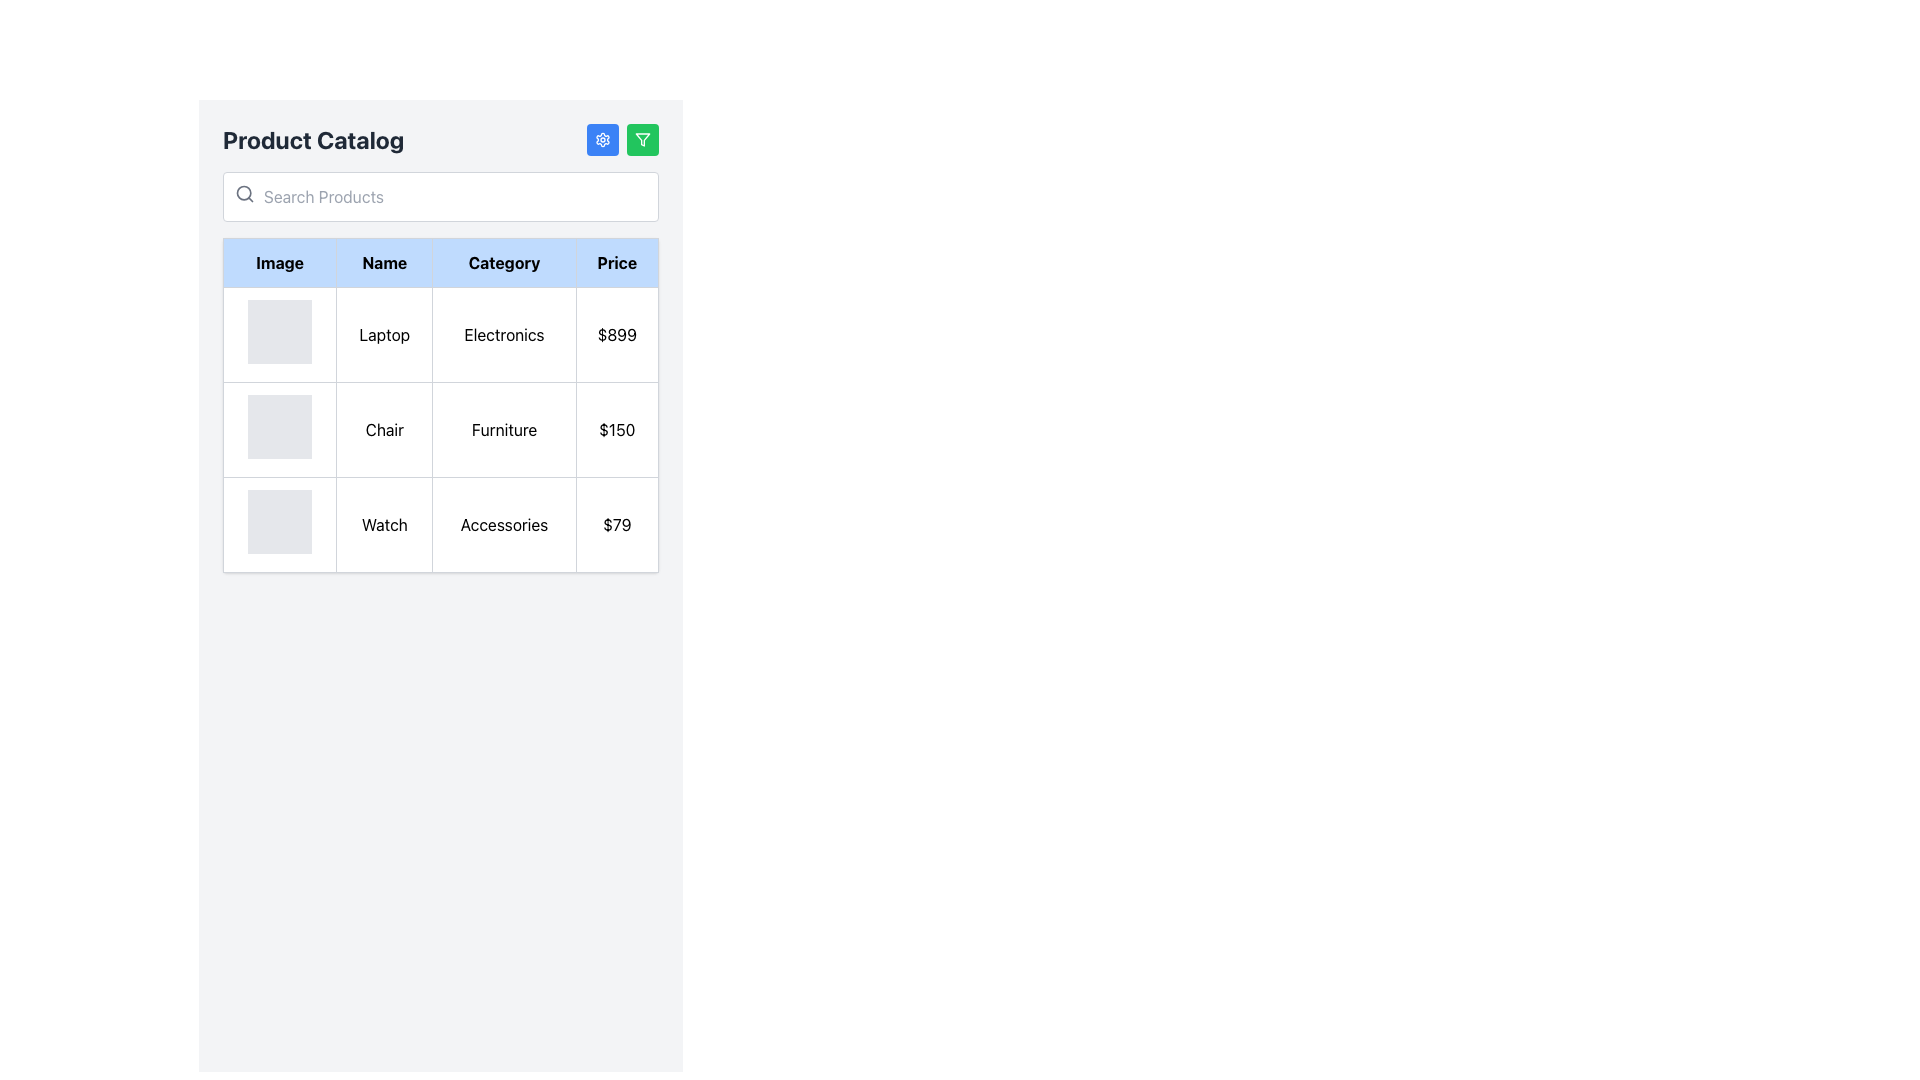 This screenshot has width=1920, height=1080. What do you see at coordinates (616, 523) in the screenshot?
I see `the text block displaying the price of 'Watch Accessories', which is located in the last row of the grid layout table under the 'Price' column` at bounding box center [616, 523].